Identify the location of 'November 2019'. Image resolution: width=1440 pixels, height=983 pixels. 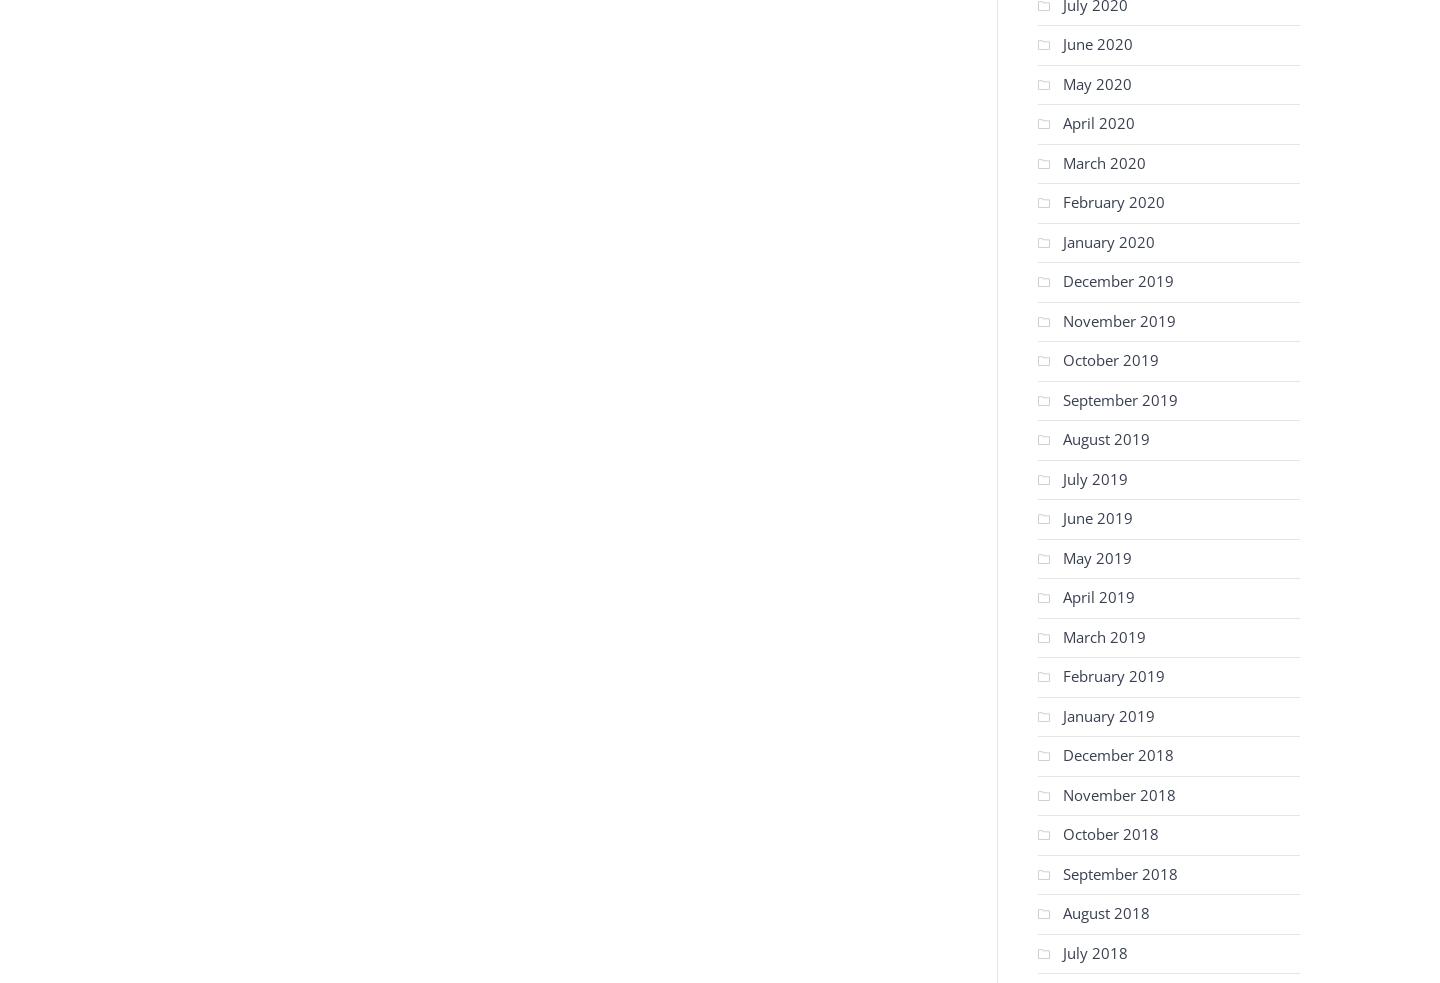
(1118, 319).